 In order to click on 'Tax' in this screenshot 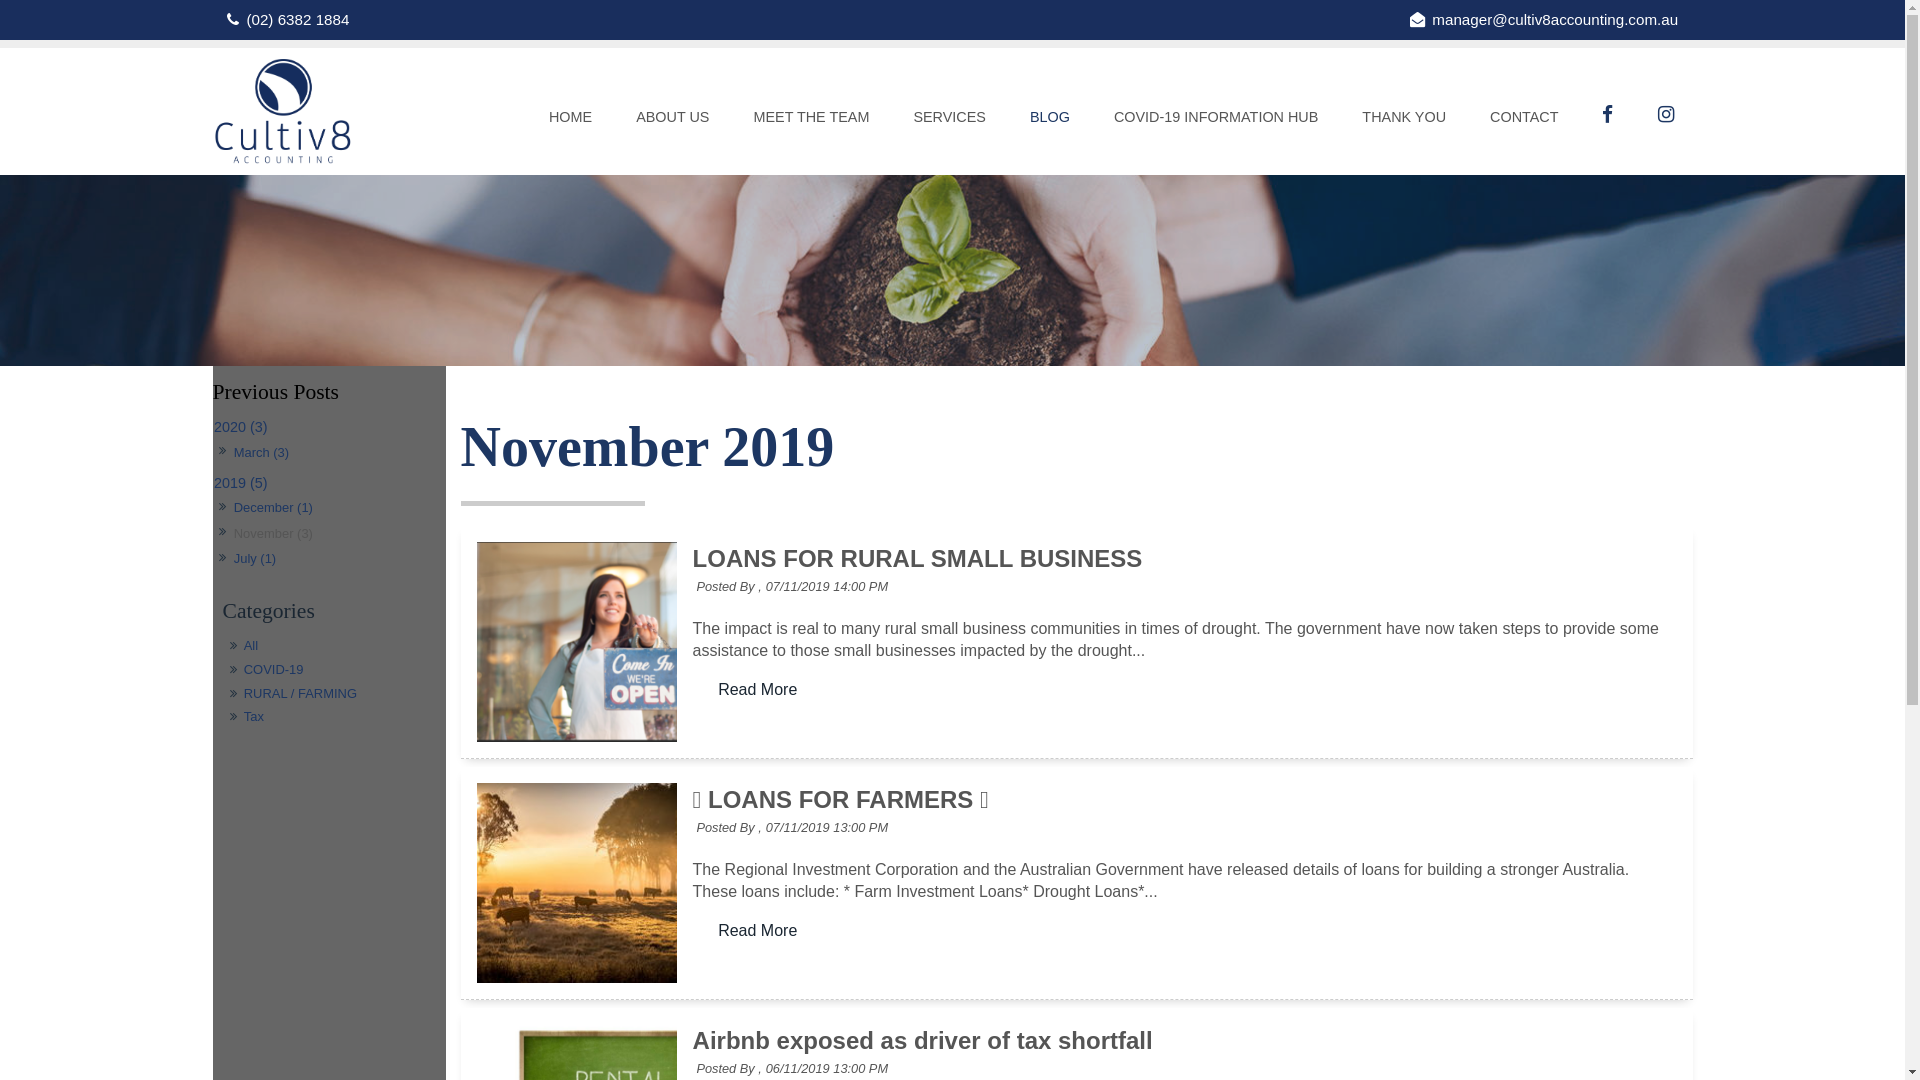, I will do `click(332, 716)`.